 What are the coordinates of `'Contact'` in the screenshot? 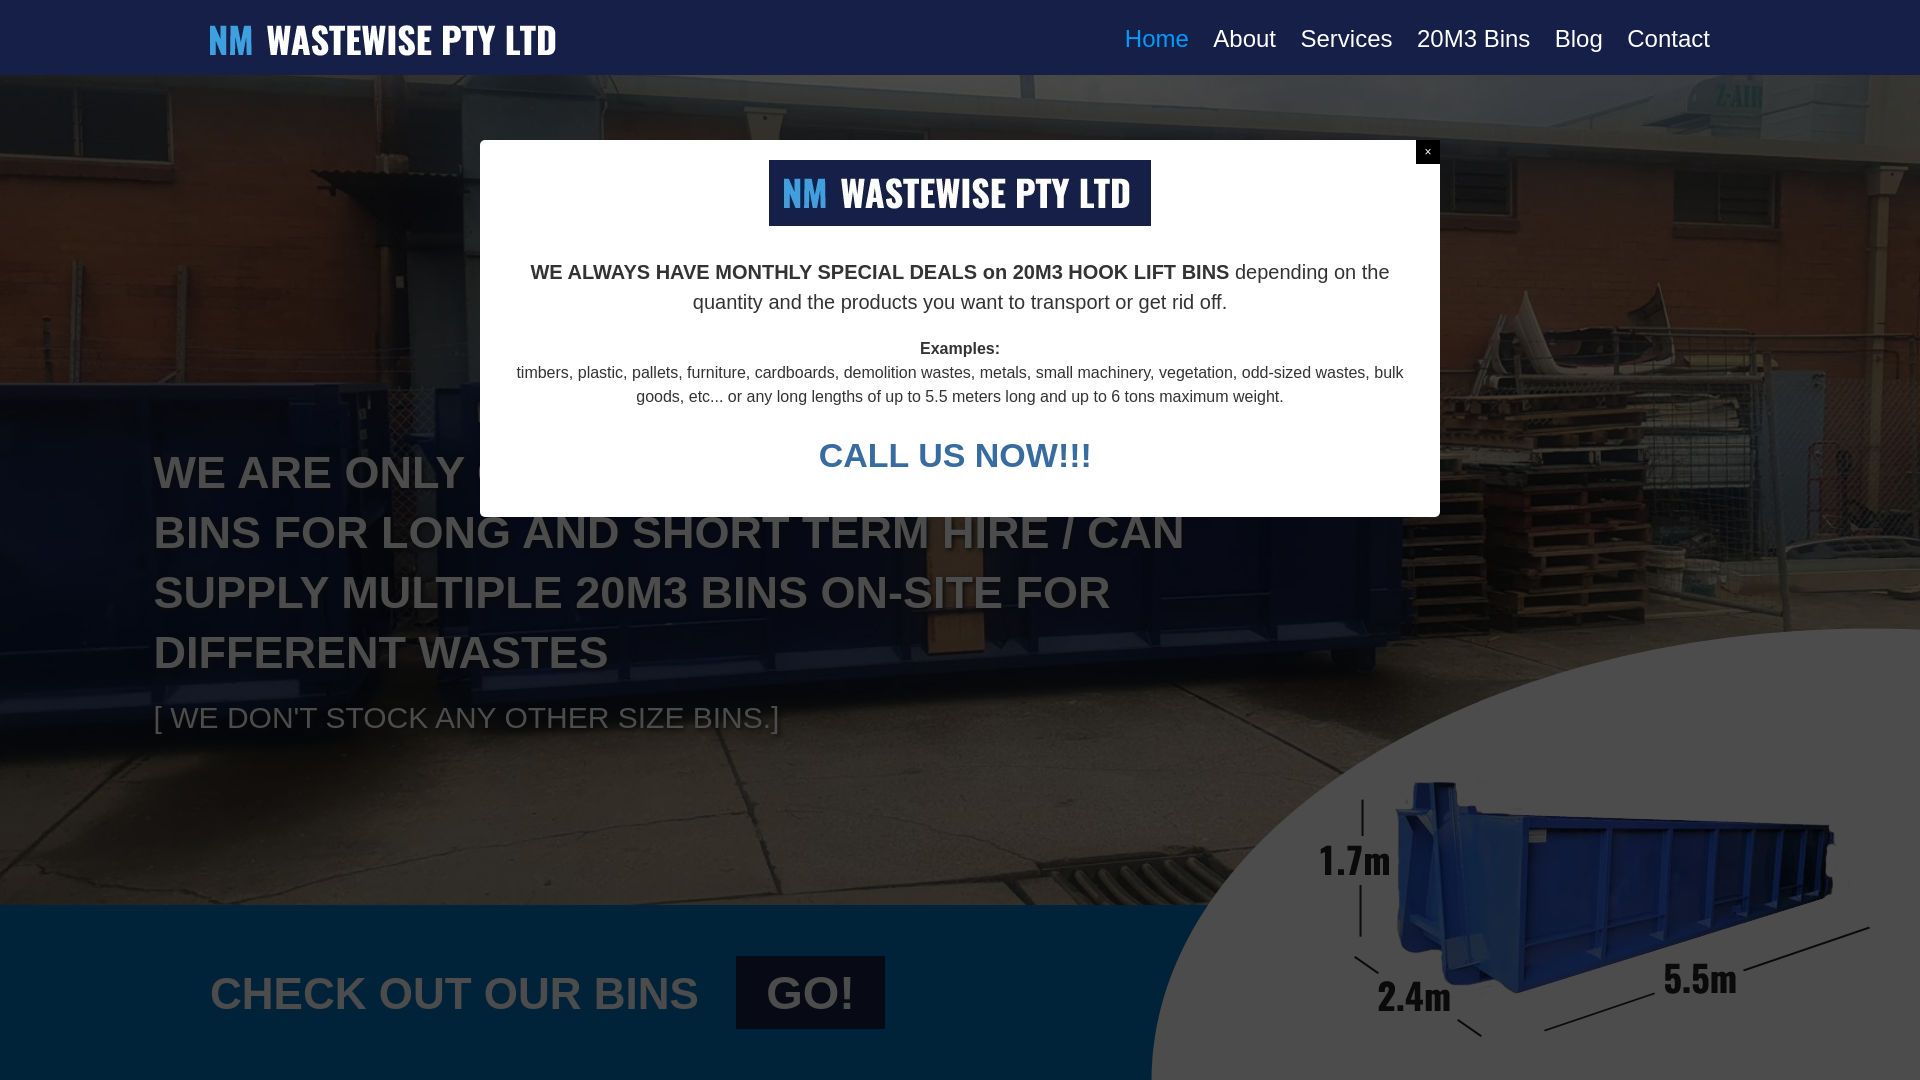 It's located at (1668, 38).